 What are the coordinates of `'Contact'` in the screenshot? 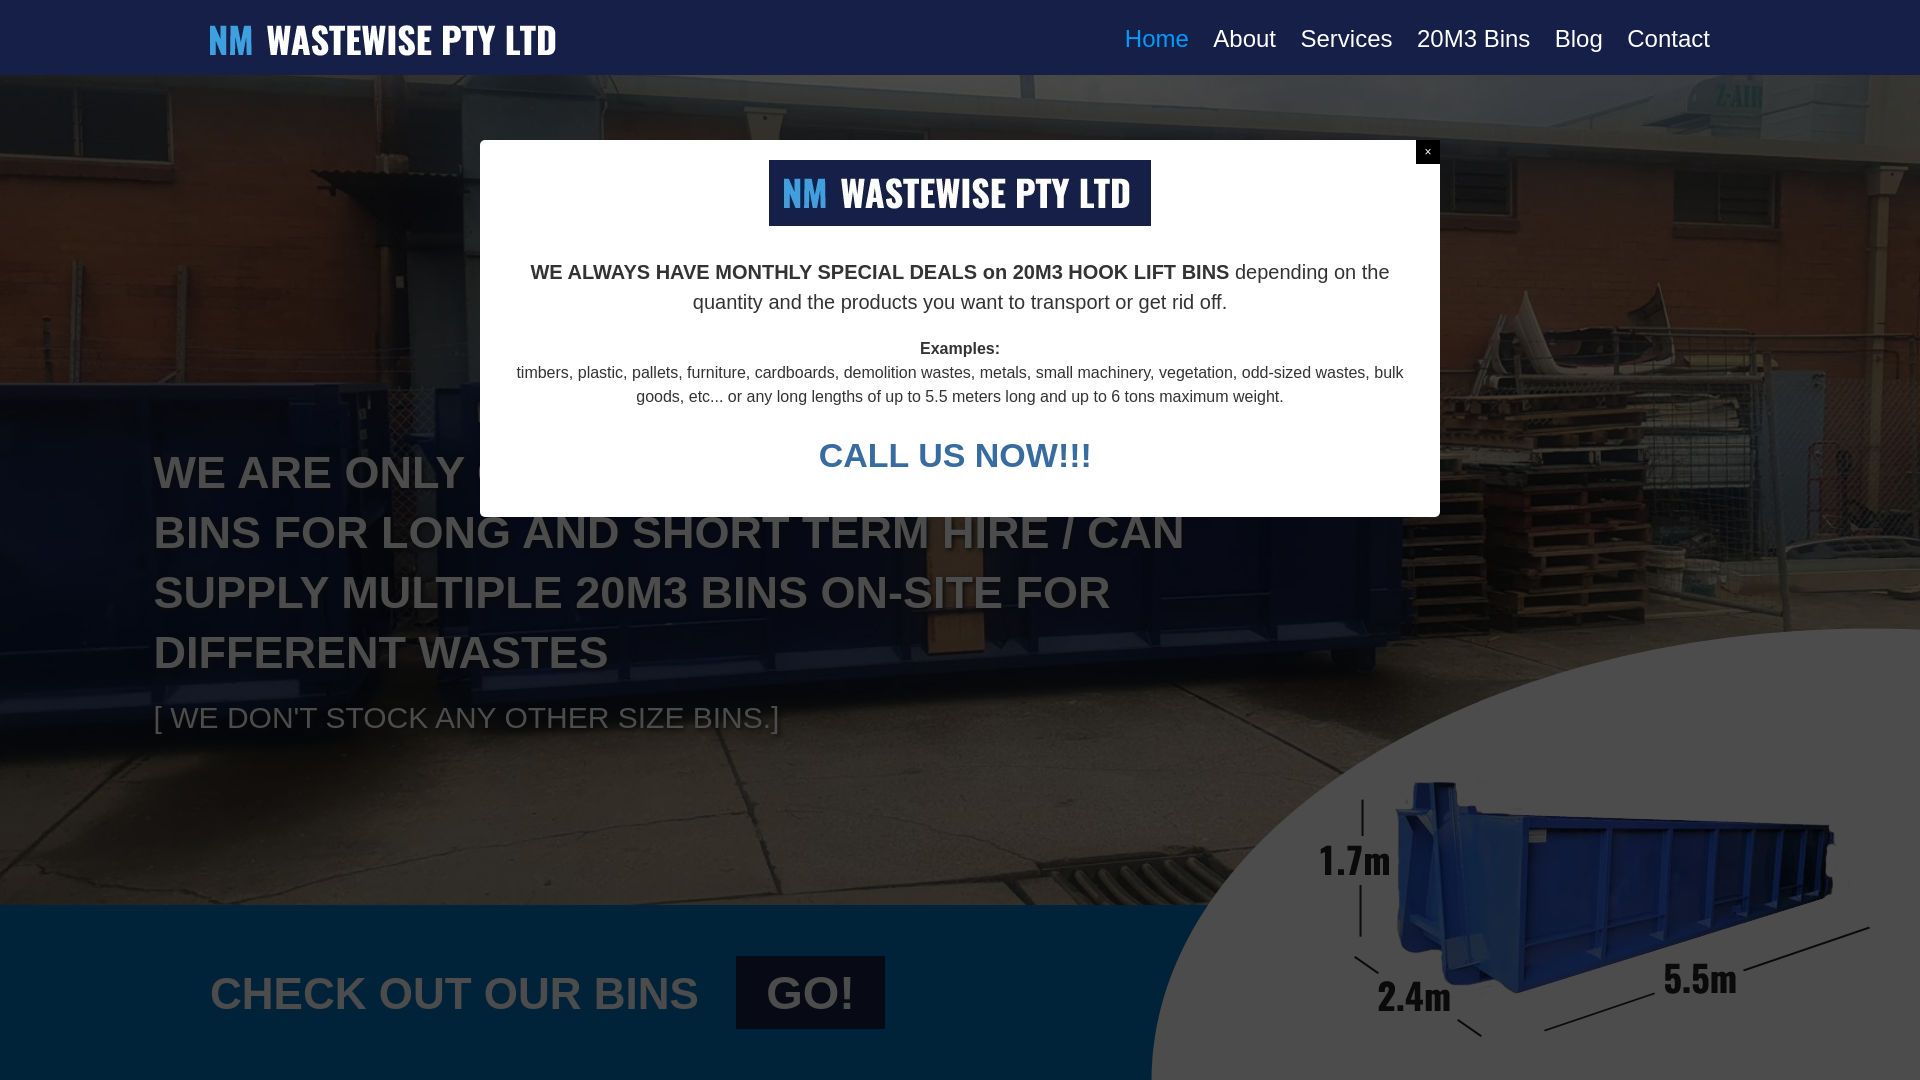 It's located at (1668, 38).